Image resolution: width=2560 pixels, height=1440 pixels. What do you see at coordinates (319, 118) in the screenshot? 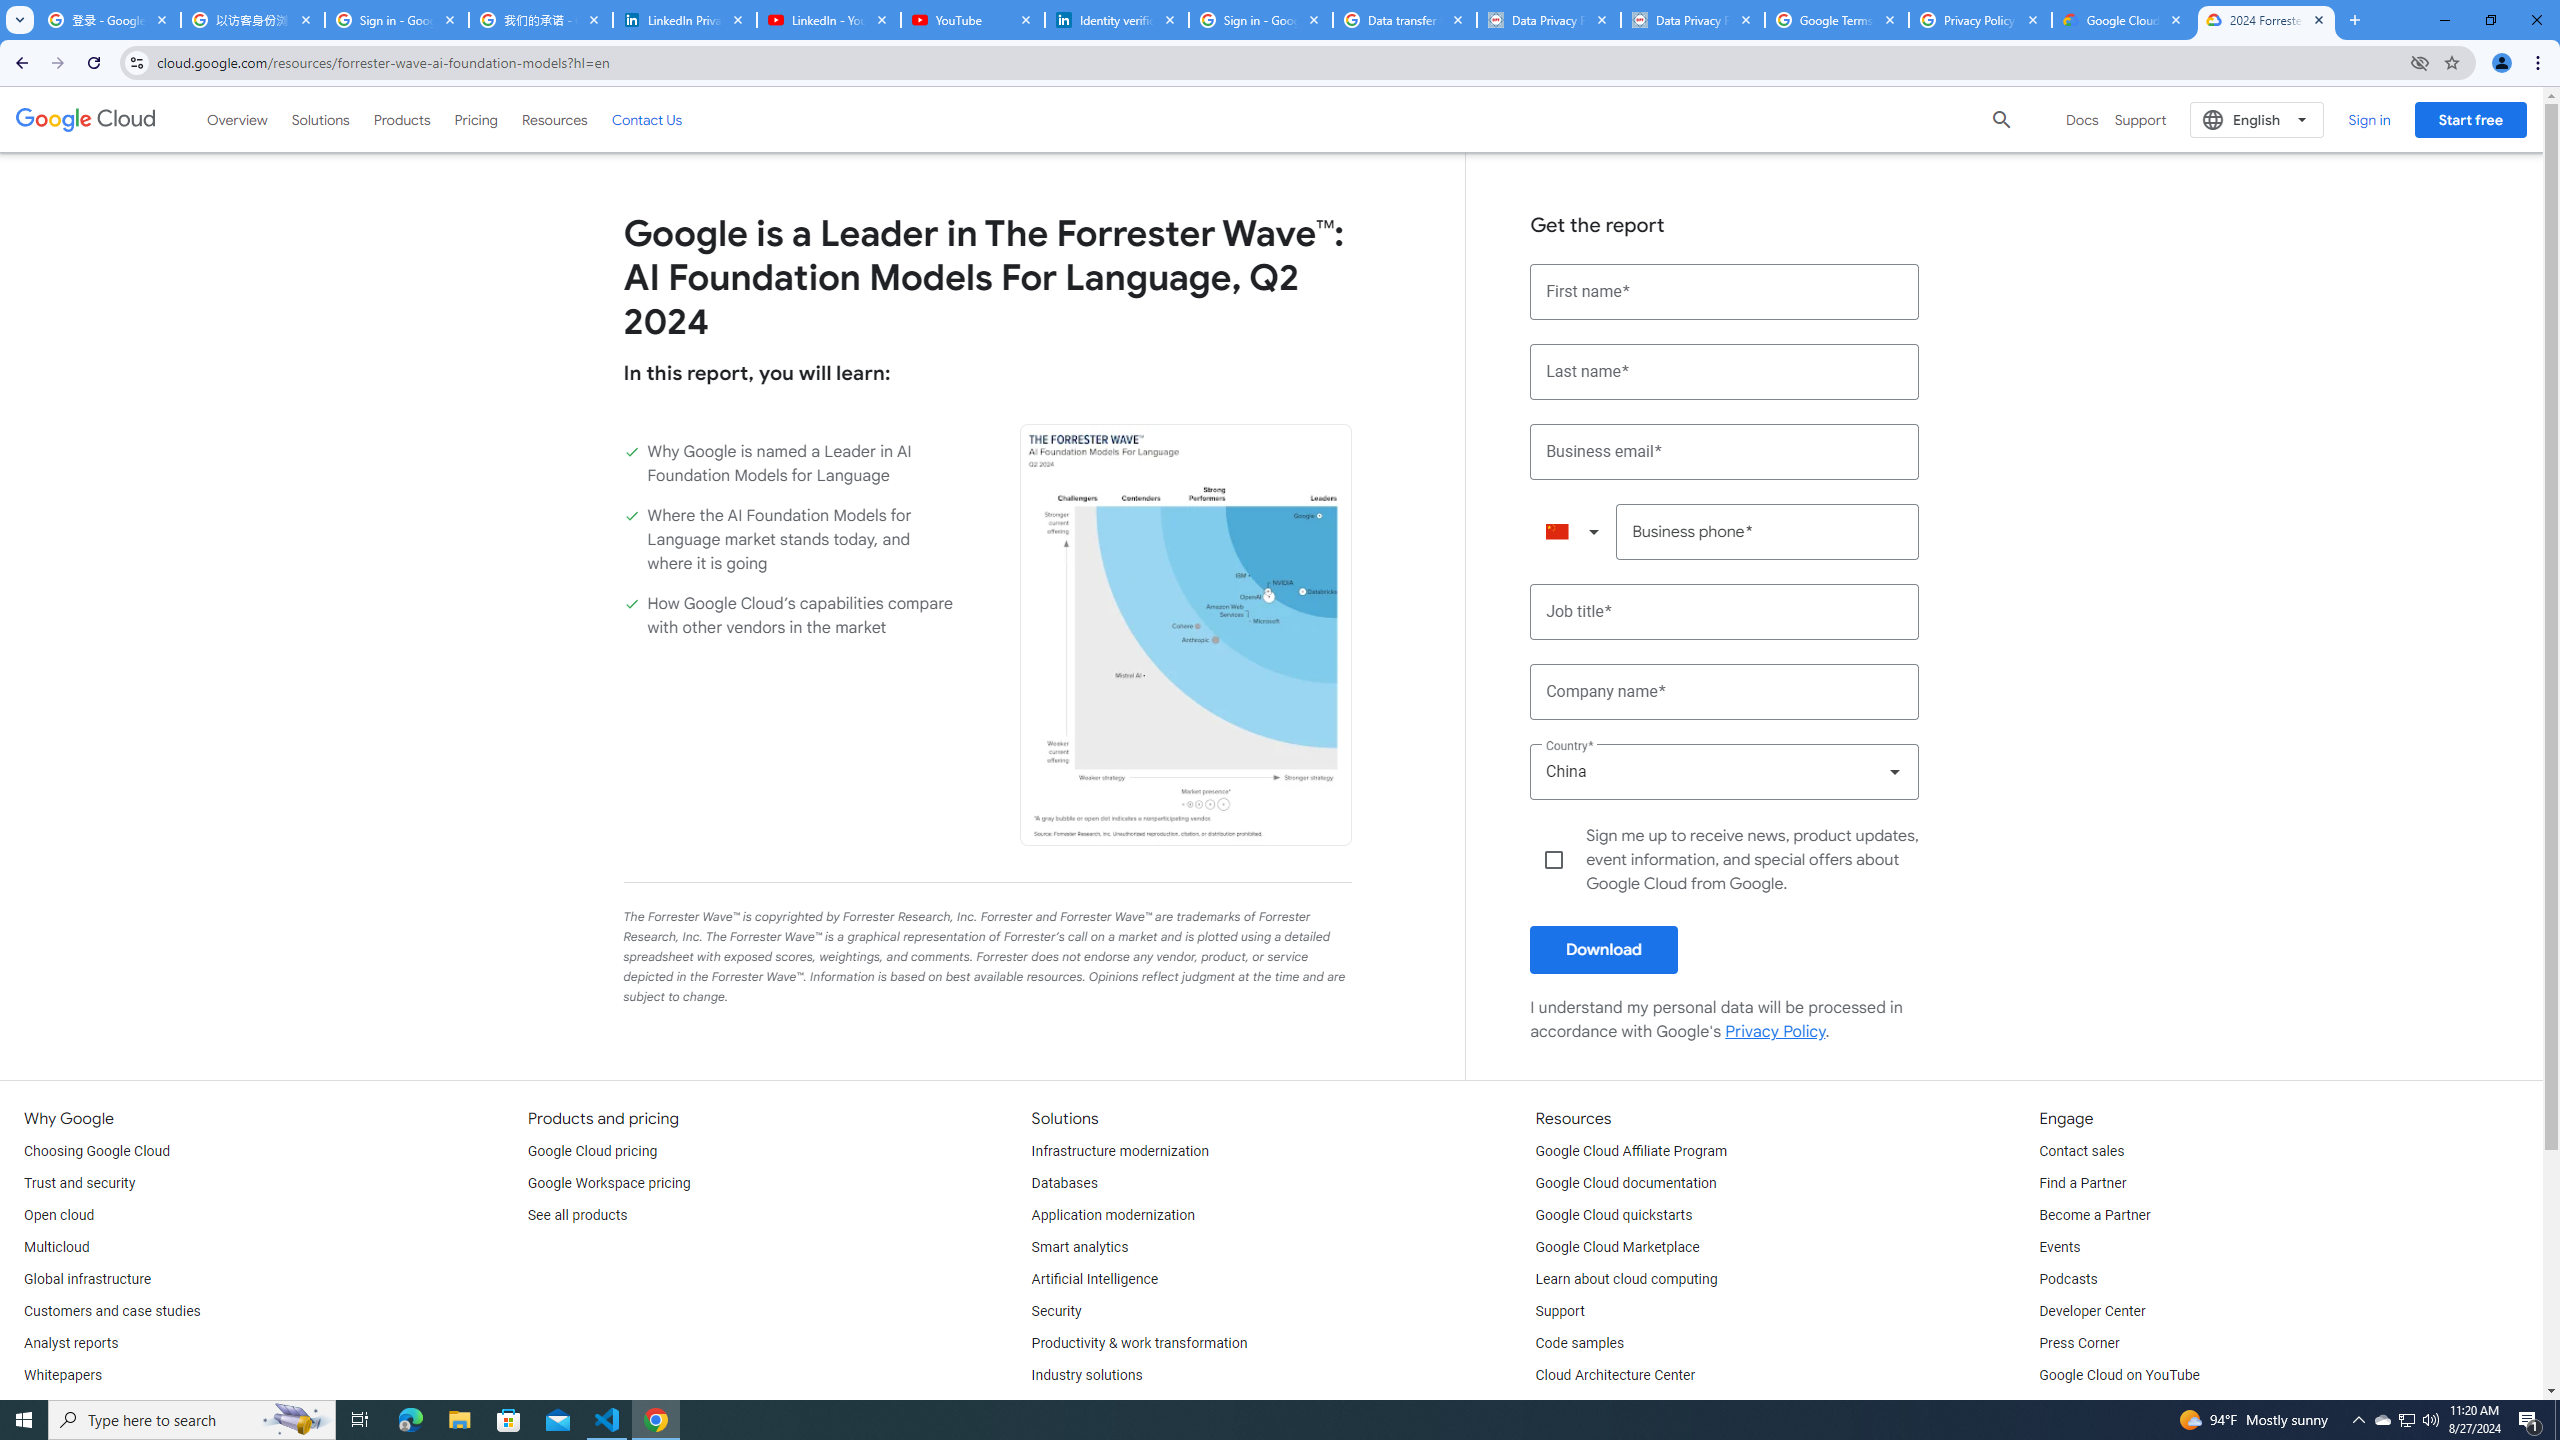
I see `'Solutions'` at bounding box center [319, 118].